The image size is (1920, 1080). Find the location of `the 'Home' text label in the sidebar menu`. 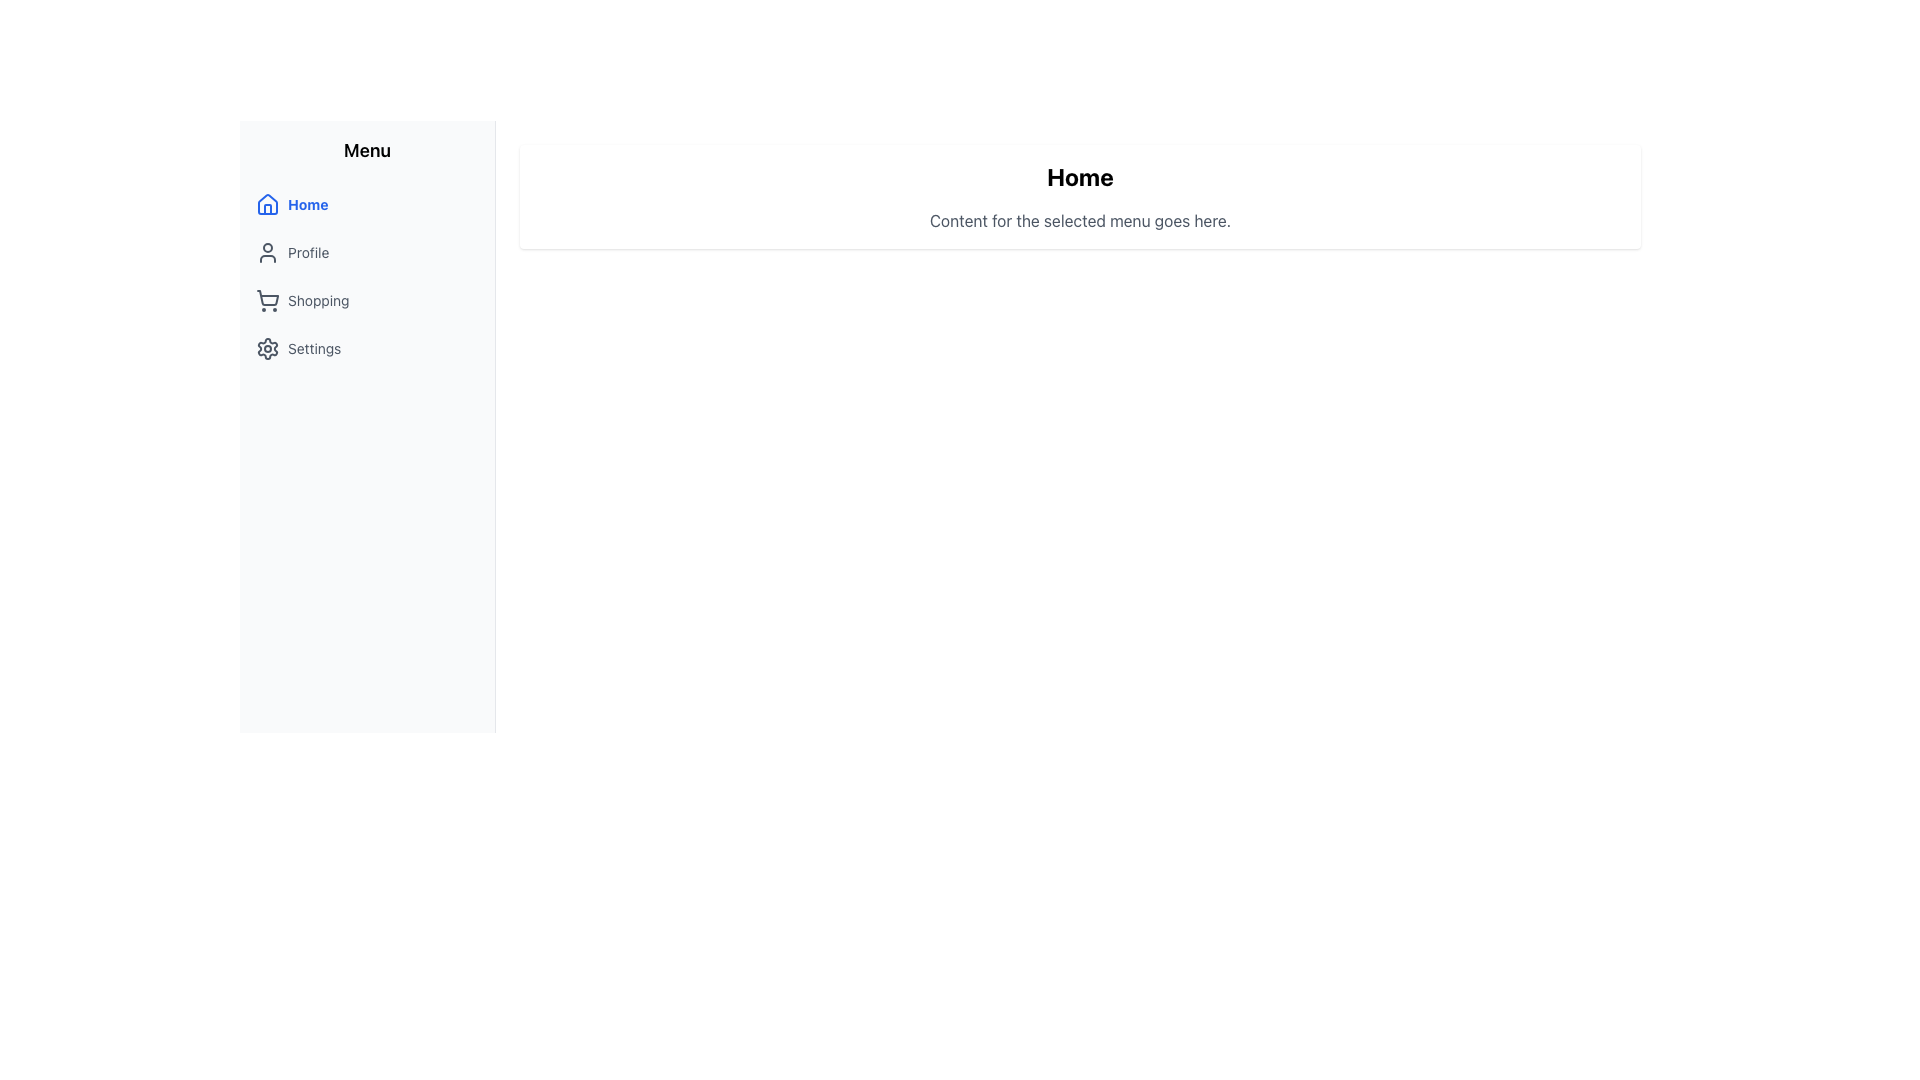

the 'Home' text label in the sidebar menu is located at coordinates (306, 204).